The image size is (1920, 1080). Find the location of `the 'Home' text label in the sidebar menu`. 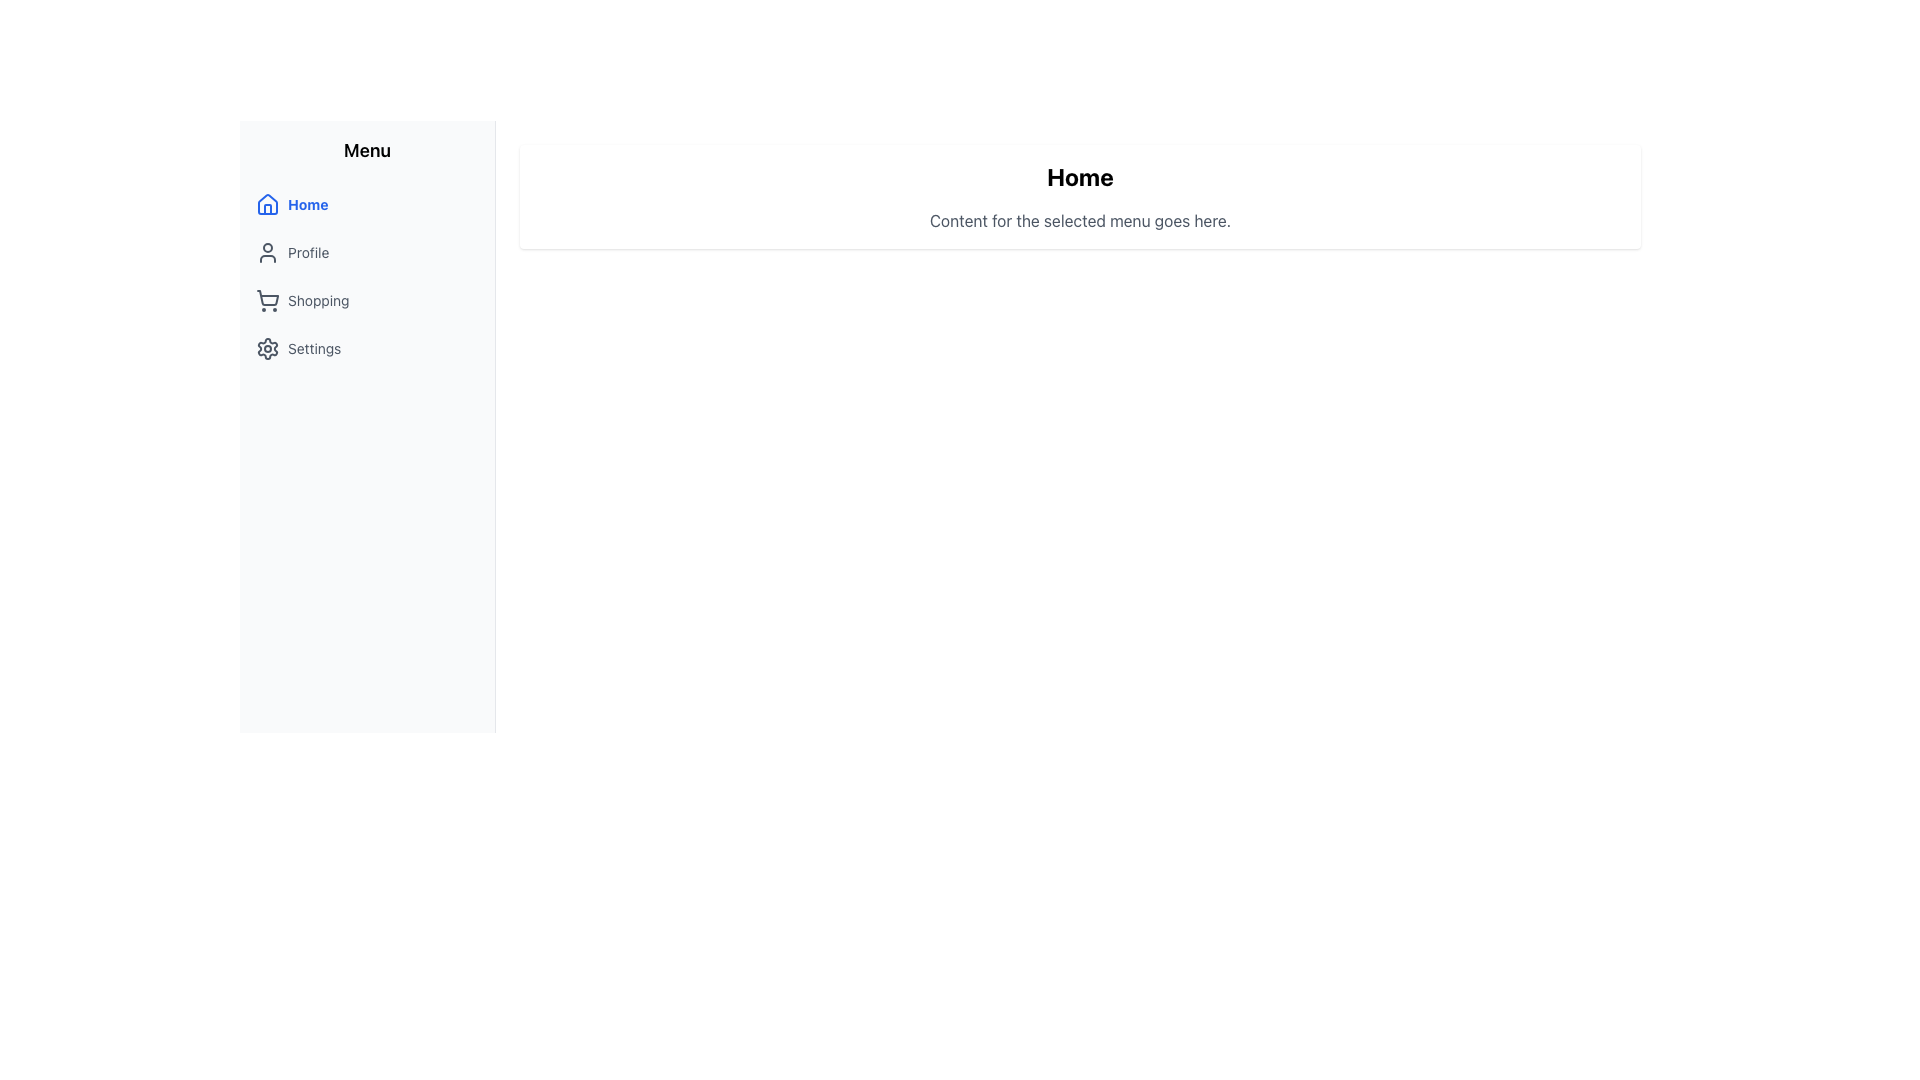

the 'Home' text label in the sidebar menu is located at coordinates (306, 204).